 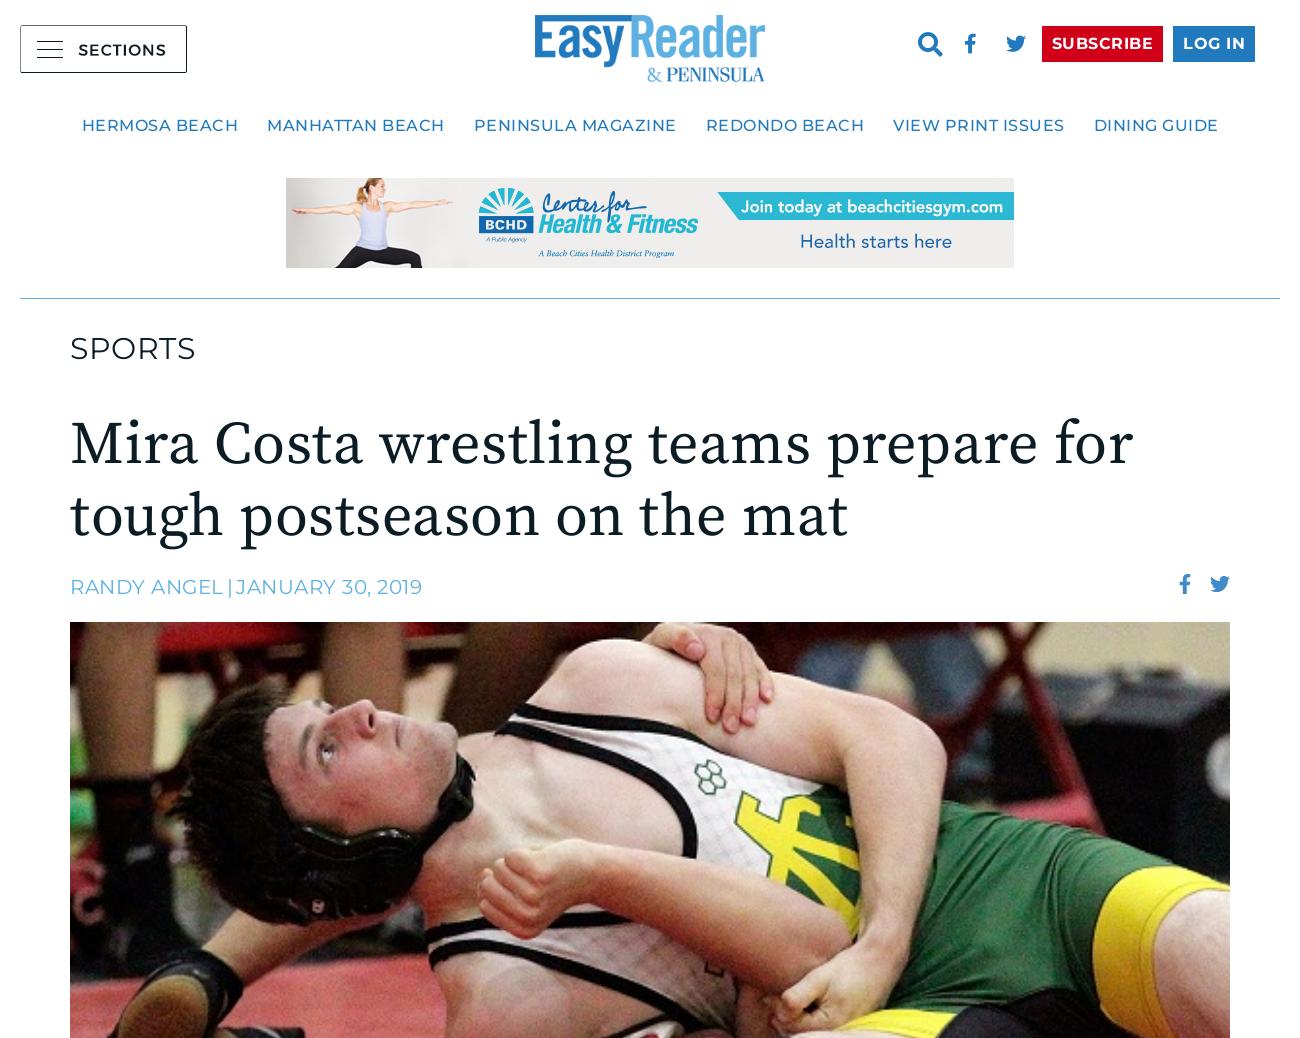 I want to click on 'Dining Guide', so click(x=1155, y=124).